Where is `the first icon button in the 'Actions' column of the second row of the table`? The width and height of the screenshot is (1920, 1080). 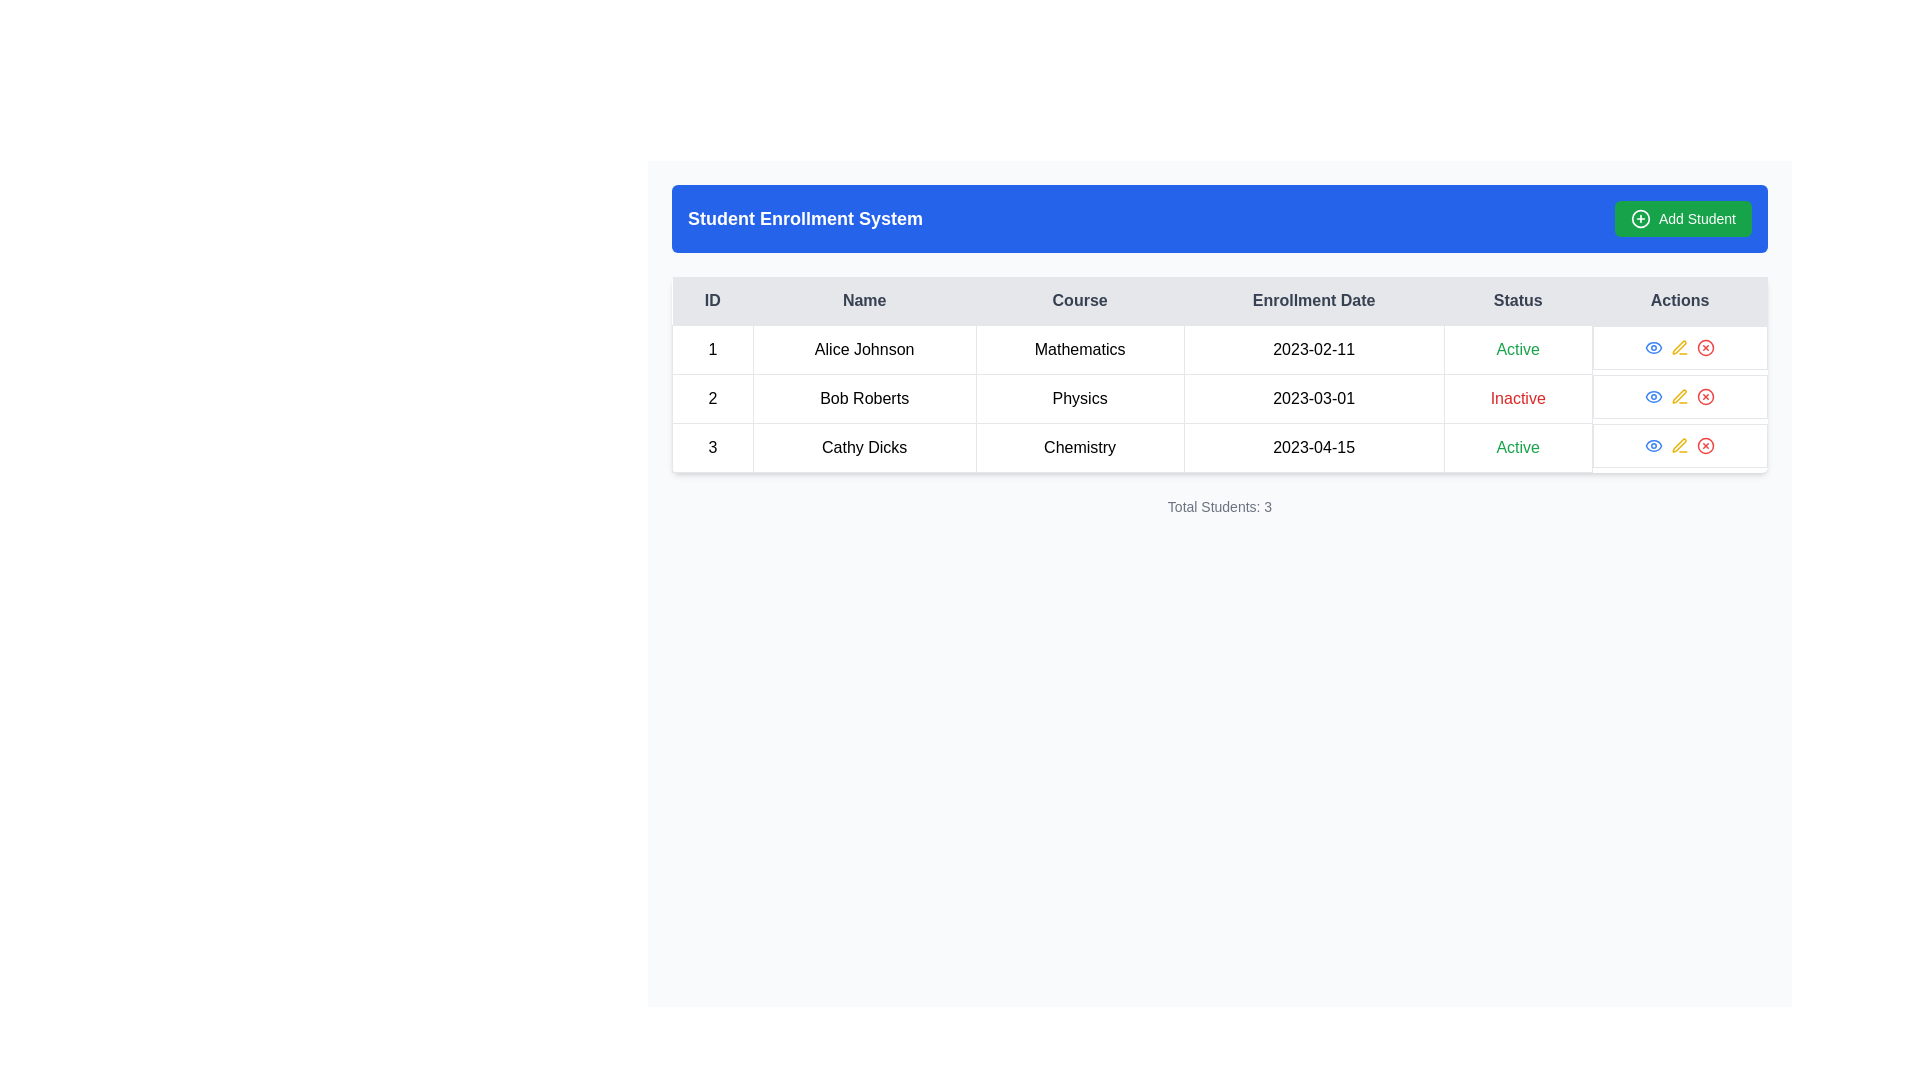 the first icon button in the 'Actions' column of the second row of the table is located at coordinates (1654, 346).